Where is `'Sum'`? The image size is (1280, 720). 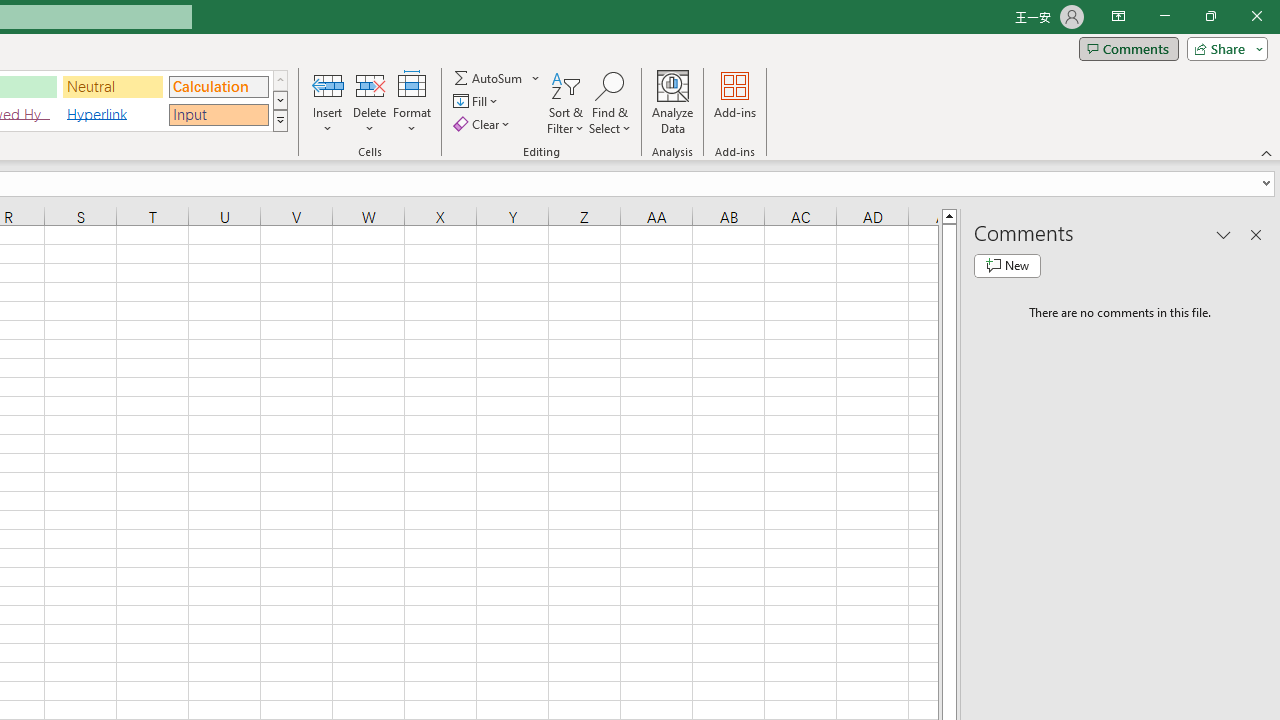 'Sum' is located at coordinates (489, 77).